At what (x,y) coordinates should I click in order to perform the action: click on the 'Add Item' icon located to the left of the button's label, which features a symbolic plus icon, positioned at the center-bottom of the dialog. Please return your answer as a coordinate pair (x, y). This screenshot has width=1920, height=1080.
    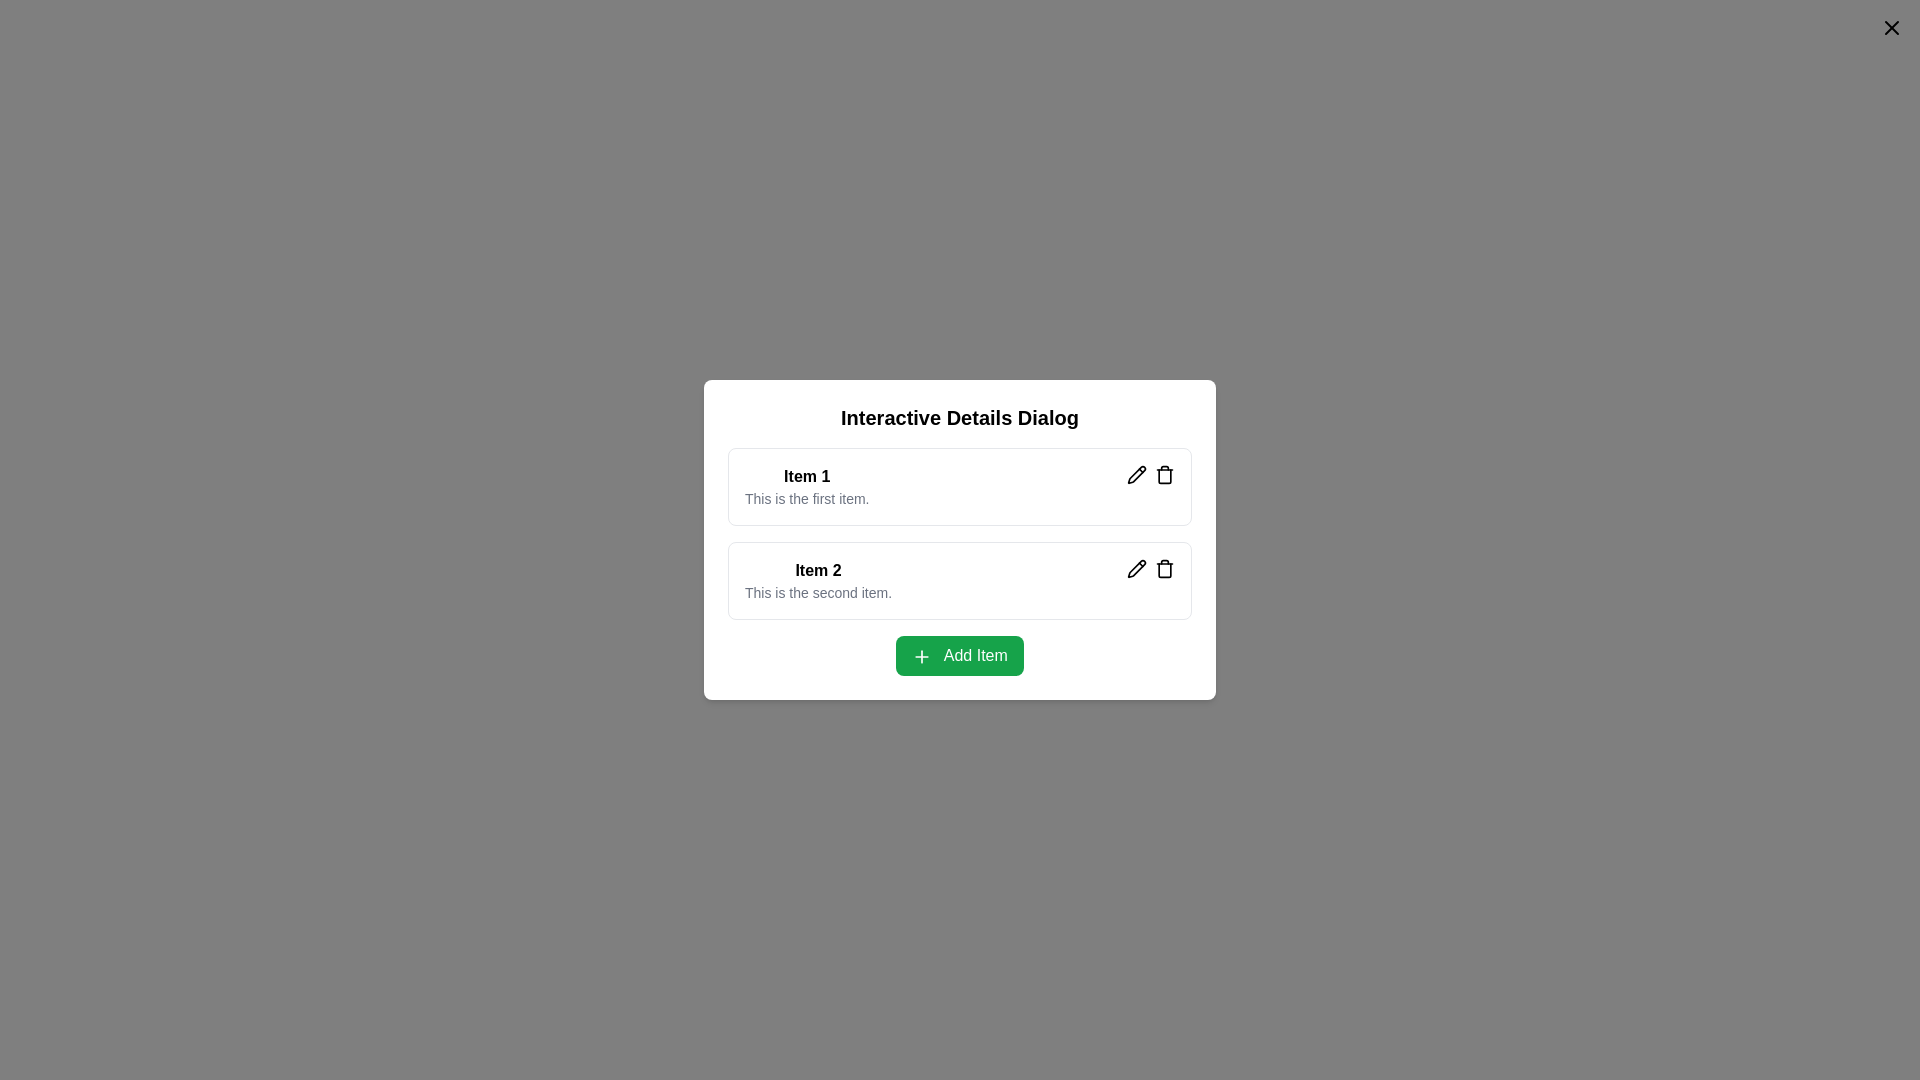
    Looking at the image, I should click on (921, 656).